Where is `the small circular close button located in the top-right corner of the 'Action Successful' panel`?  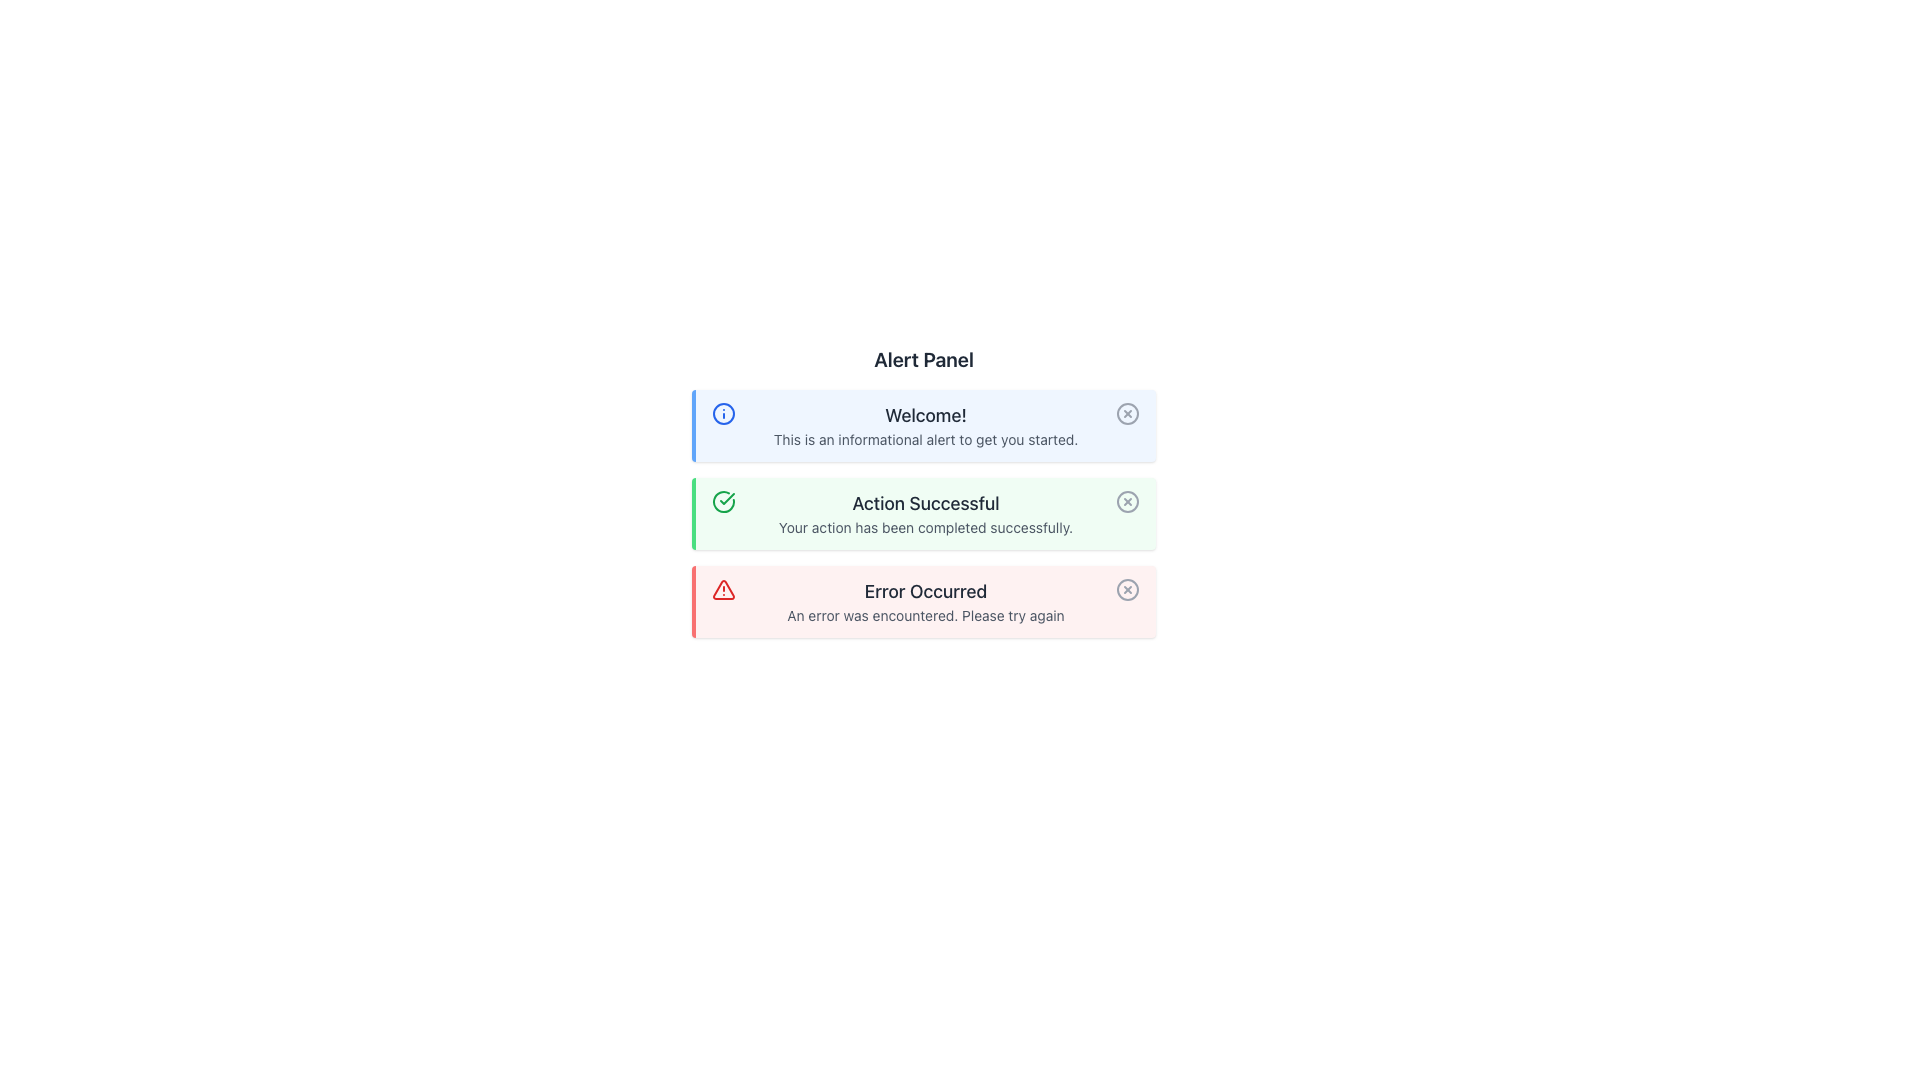 the small circular close button located in the top-right corner of the 'Action Successful' panel is located at coordinates (1128, 500).